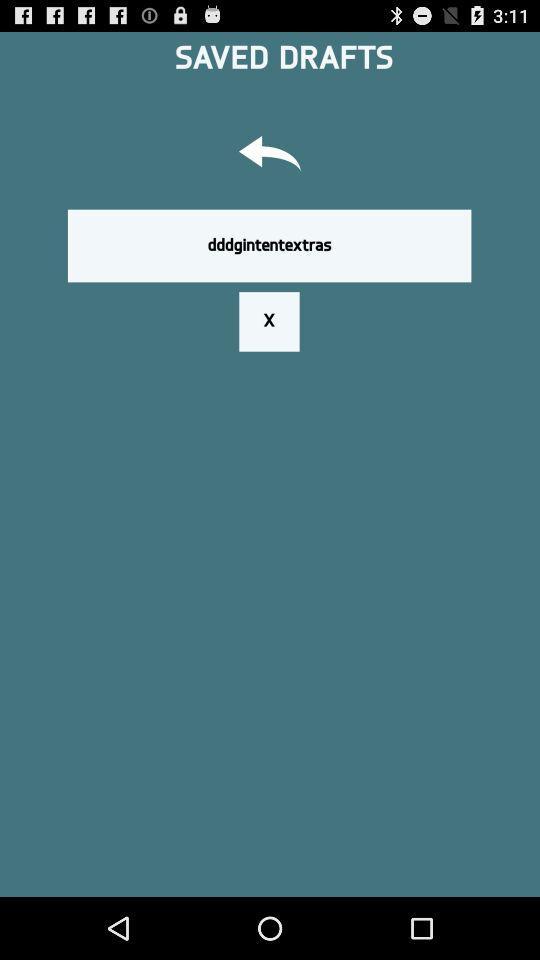 The height and width of the screenshot is (960, 540). I want to click on the x item, so click(269, 321).